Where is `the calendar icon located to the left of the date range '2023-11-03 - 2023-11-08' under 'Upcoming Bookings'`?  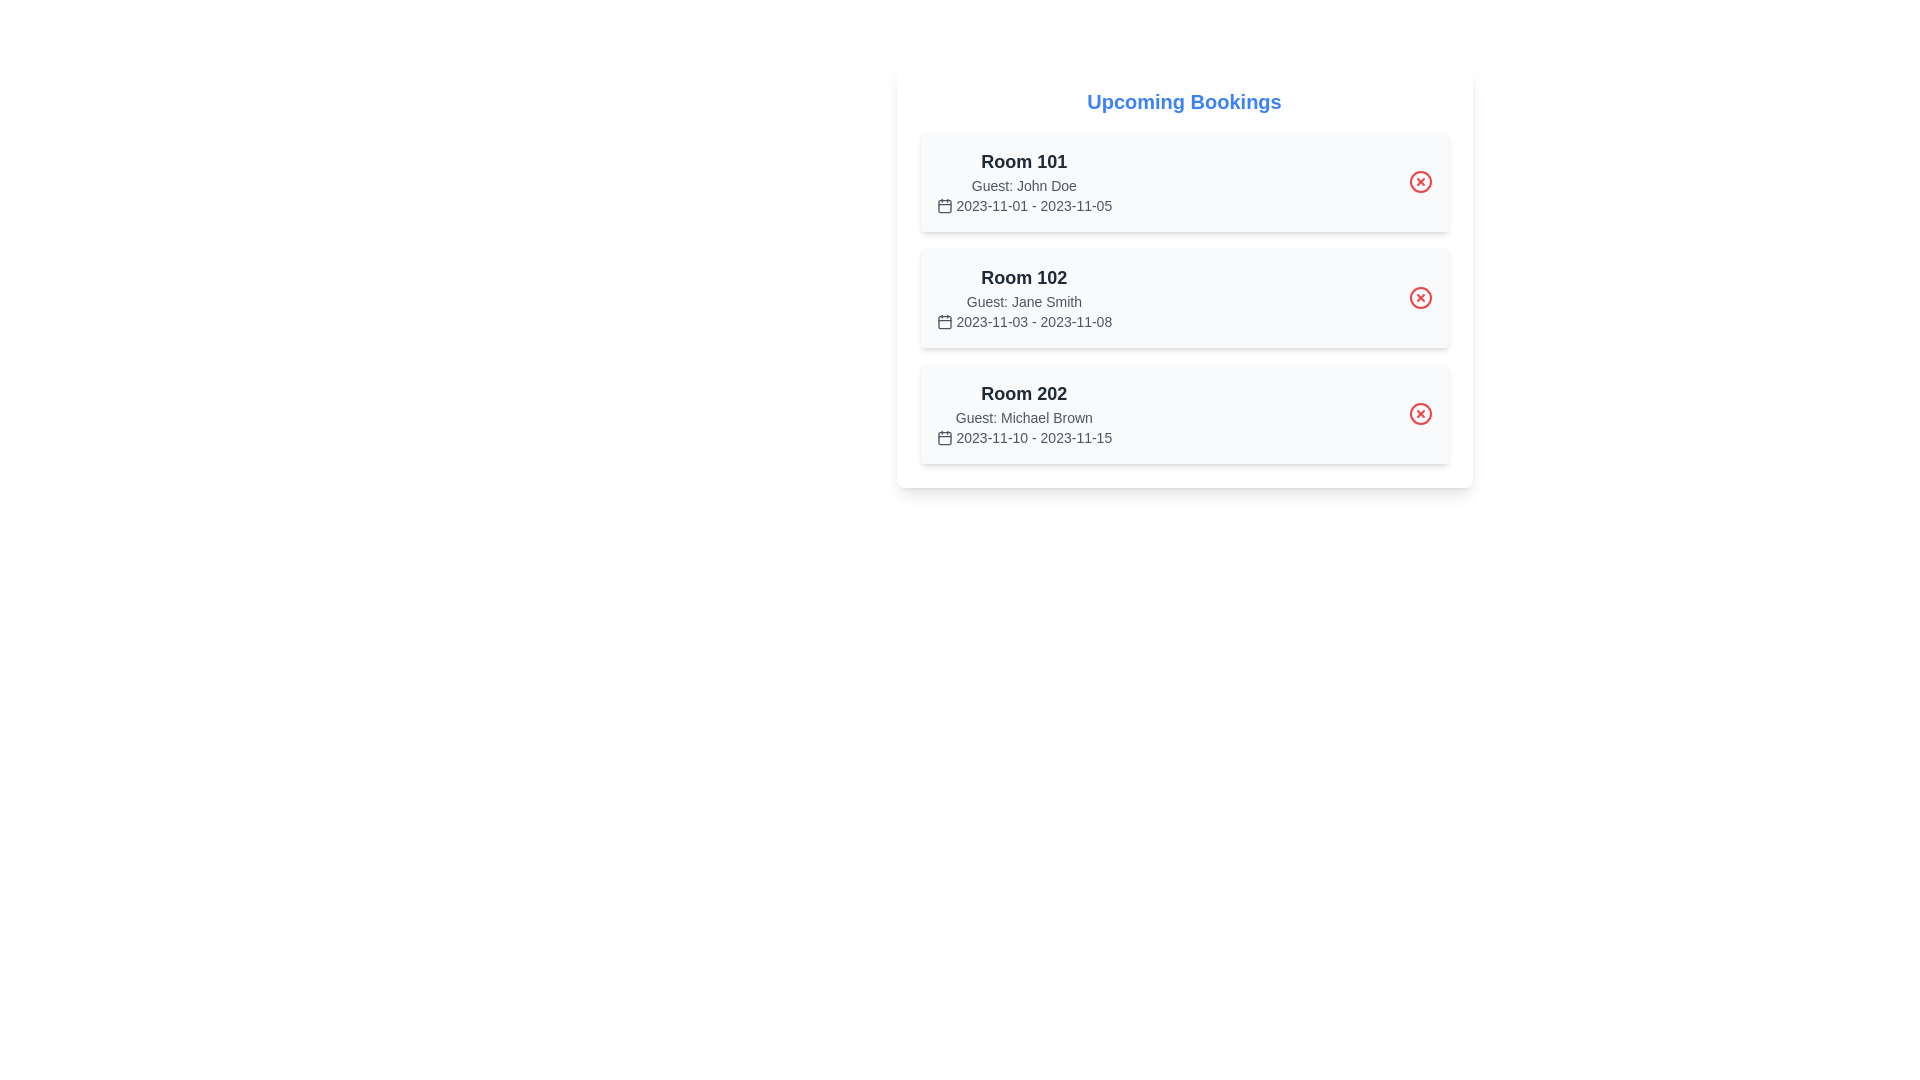
the calendar icon located to the left of the date range '2023-11-03 - 2023-11-08' under 'Upcoming Bookings' is located at coordinates (943, 320).